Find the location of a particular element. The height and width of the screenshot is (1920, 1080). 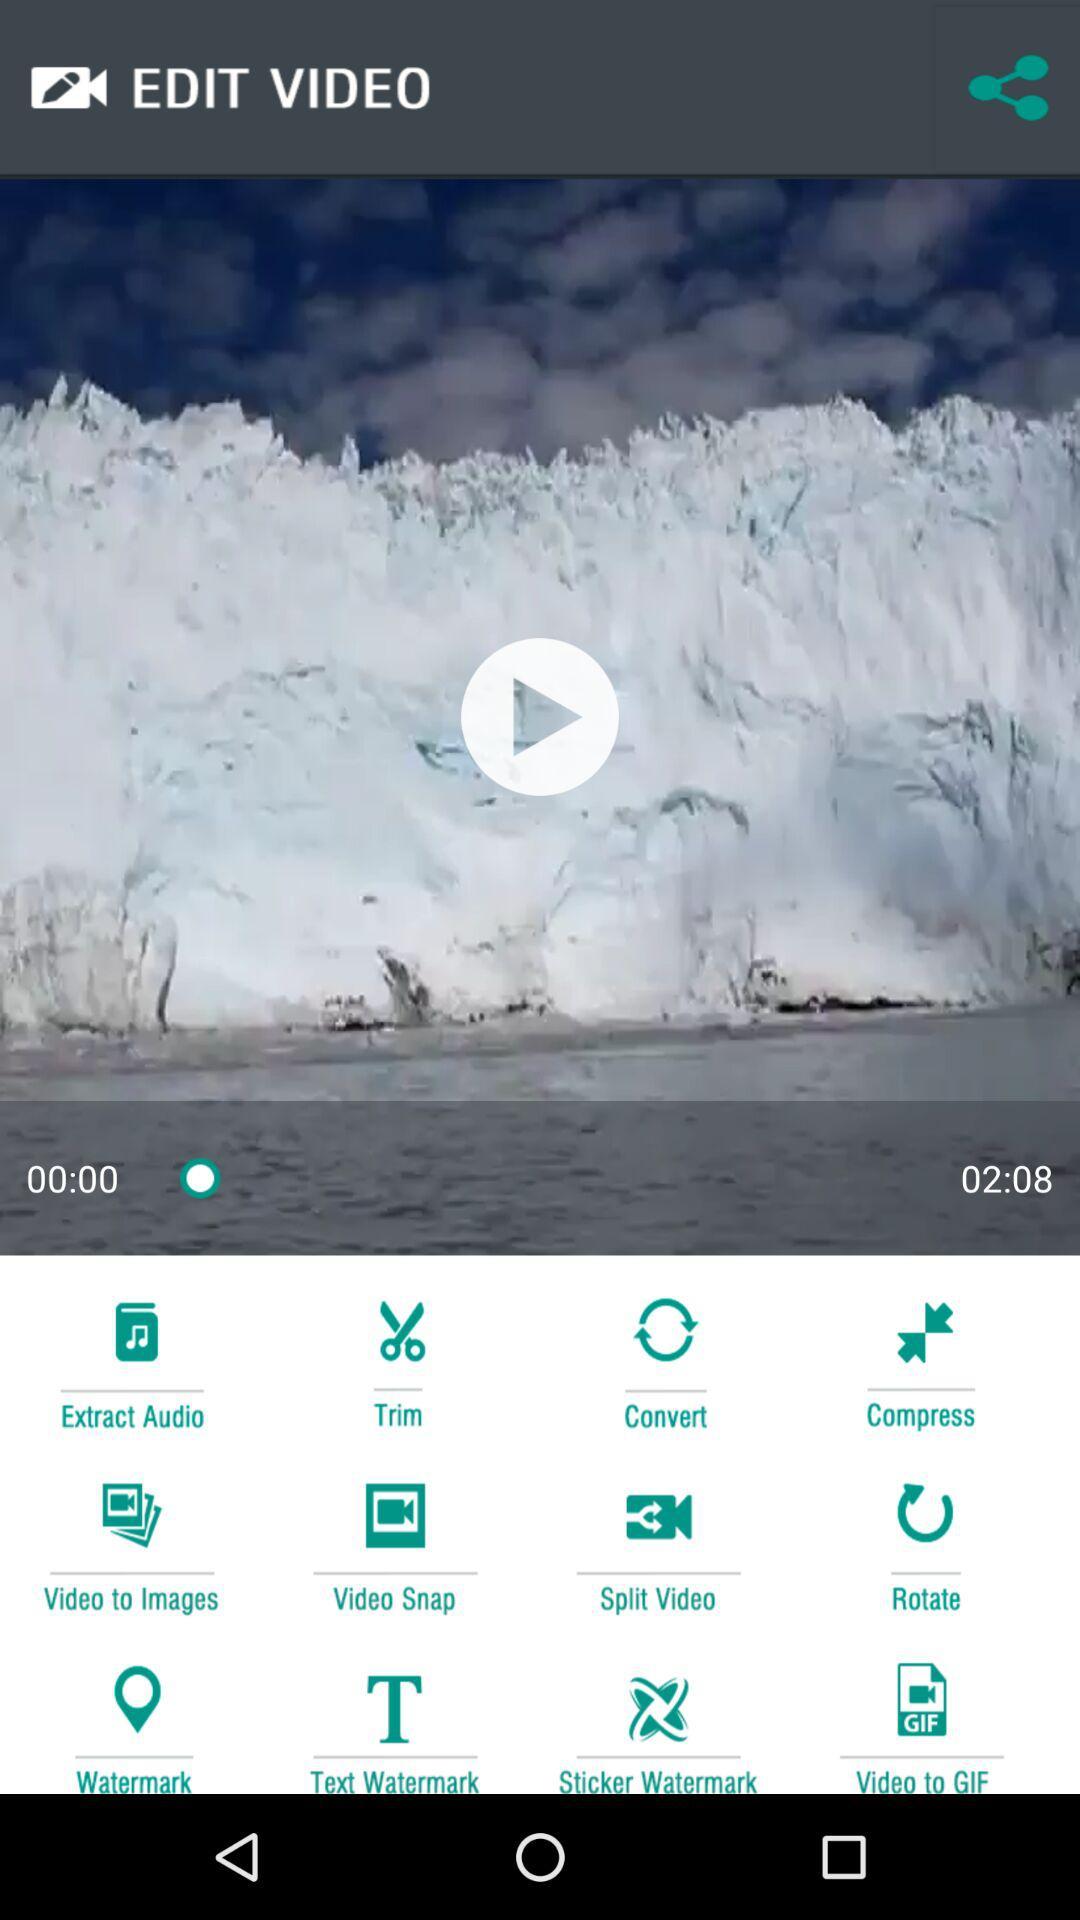

turning option is located at coordinates (658, 1360).